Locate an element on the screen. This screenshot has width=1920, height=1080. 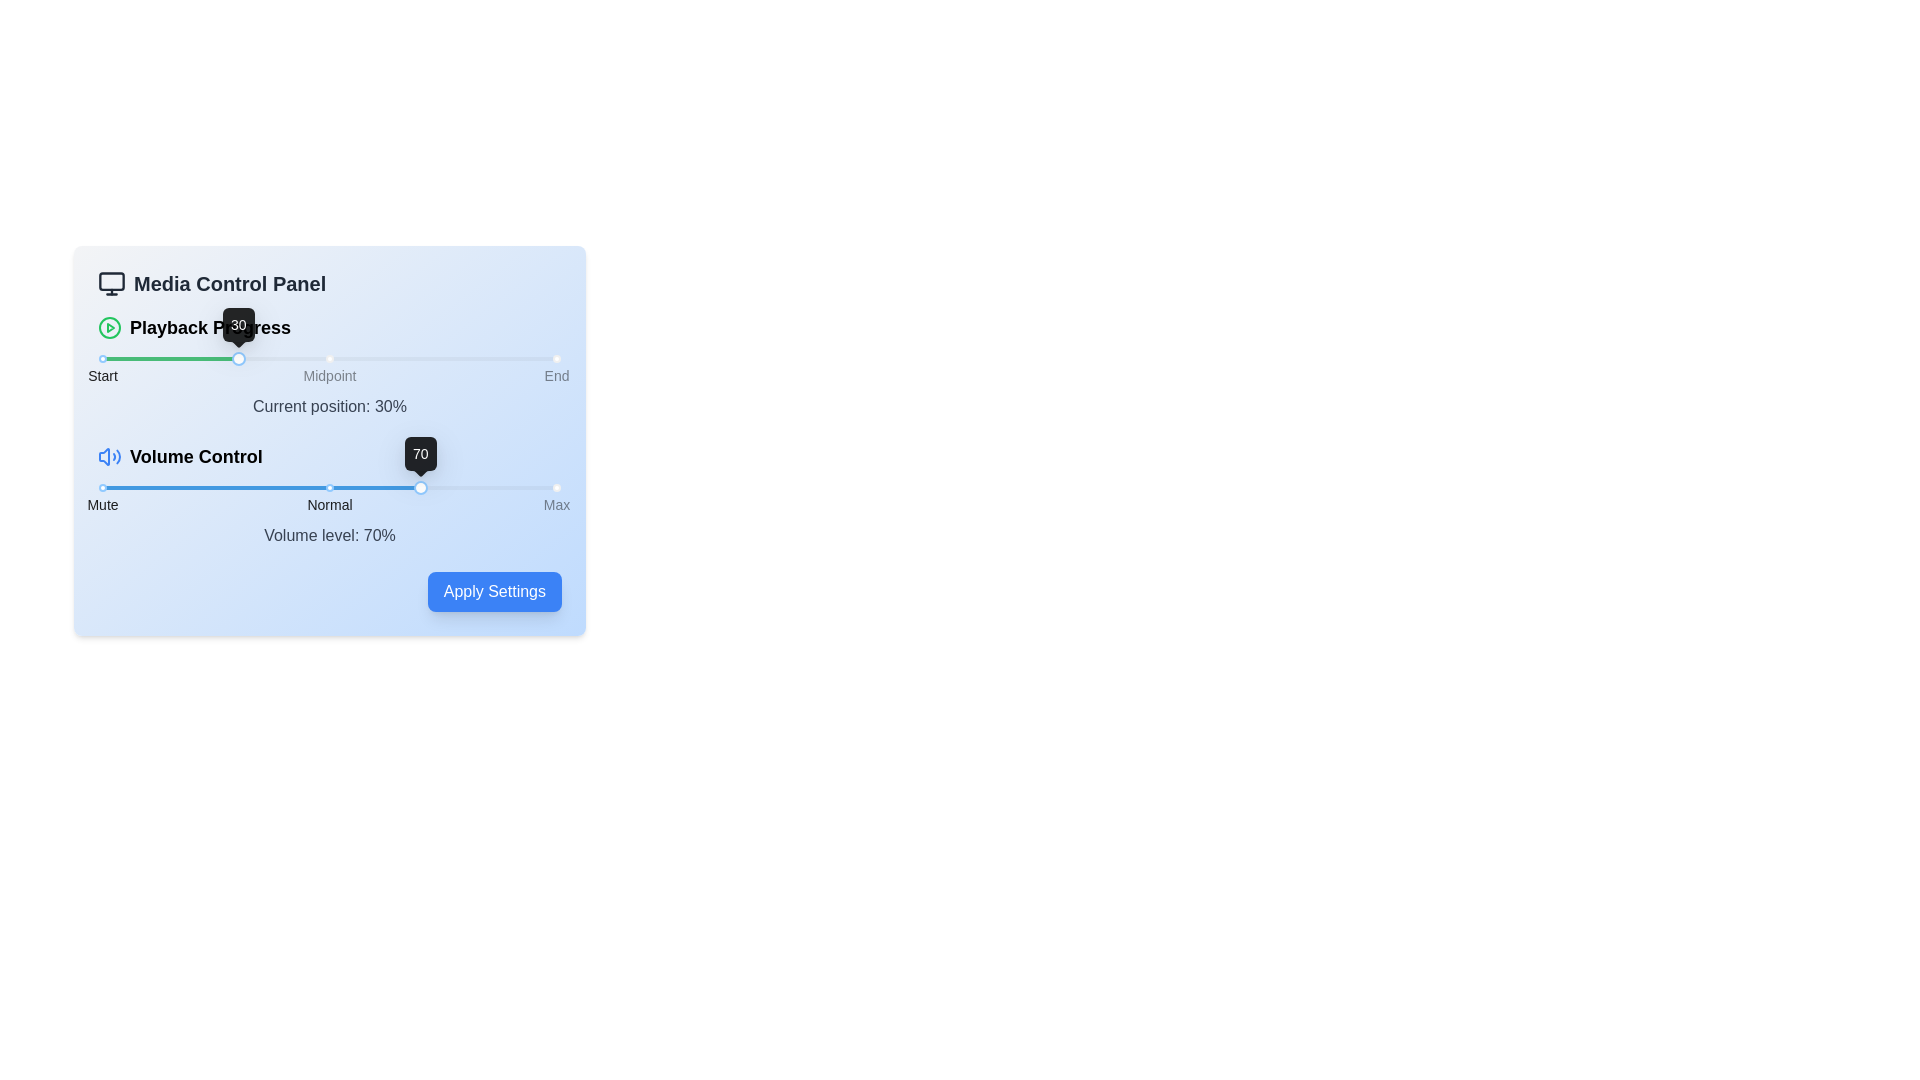
the volume is located at coordinates (112, 488).